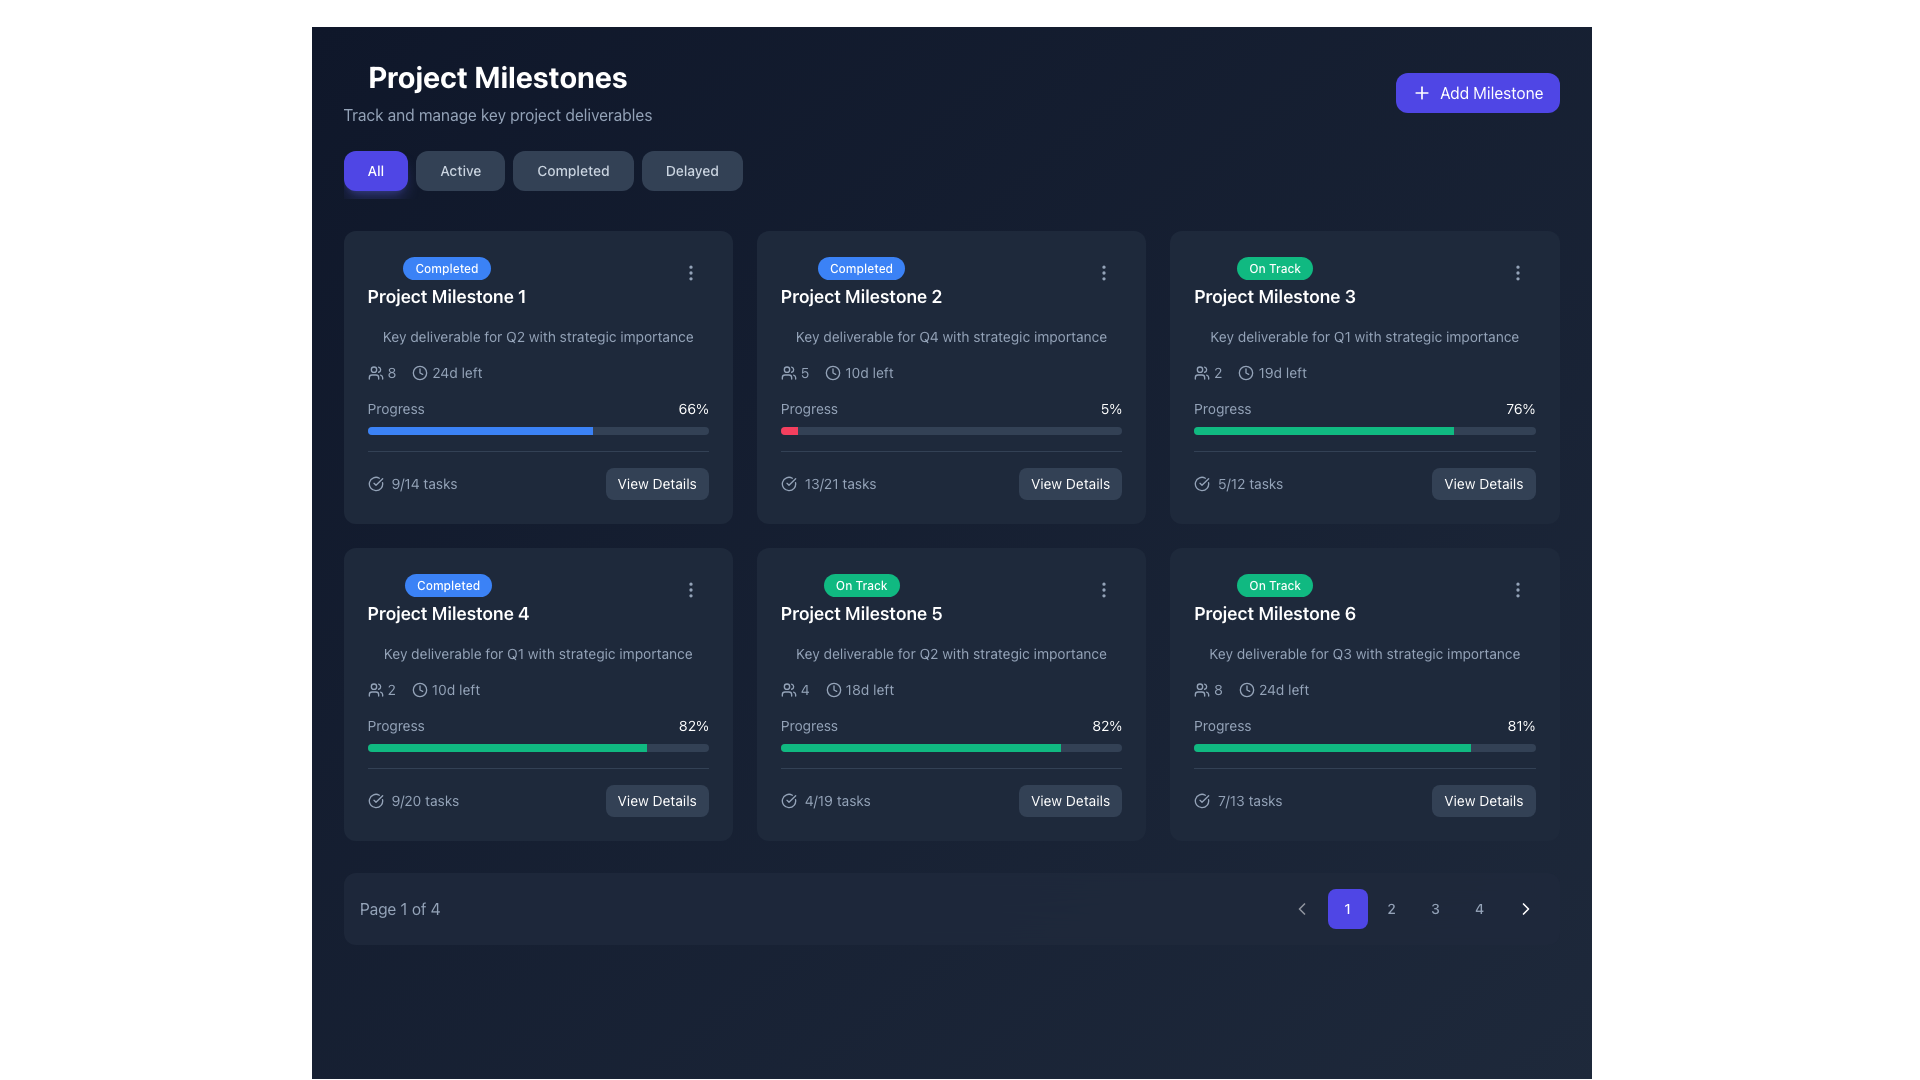 This screenshot has width=1920, height=1080. I want to click on the vertical ellipsis icon button located in the top-right corner of the 'Project Milestone 6' panel, so click(1517, 589).